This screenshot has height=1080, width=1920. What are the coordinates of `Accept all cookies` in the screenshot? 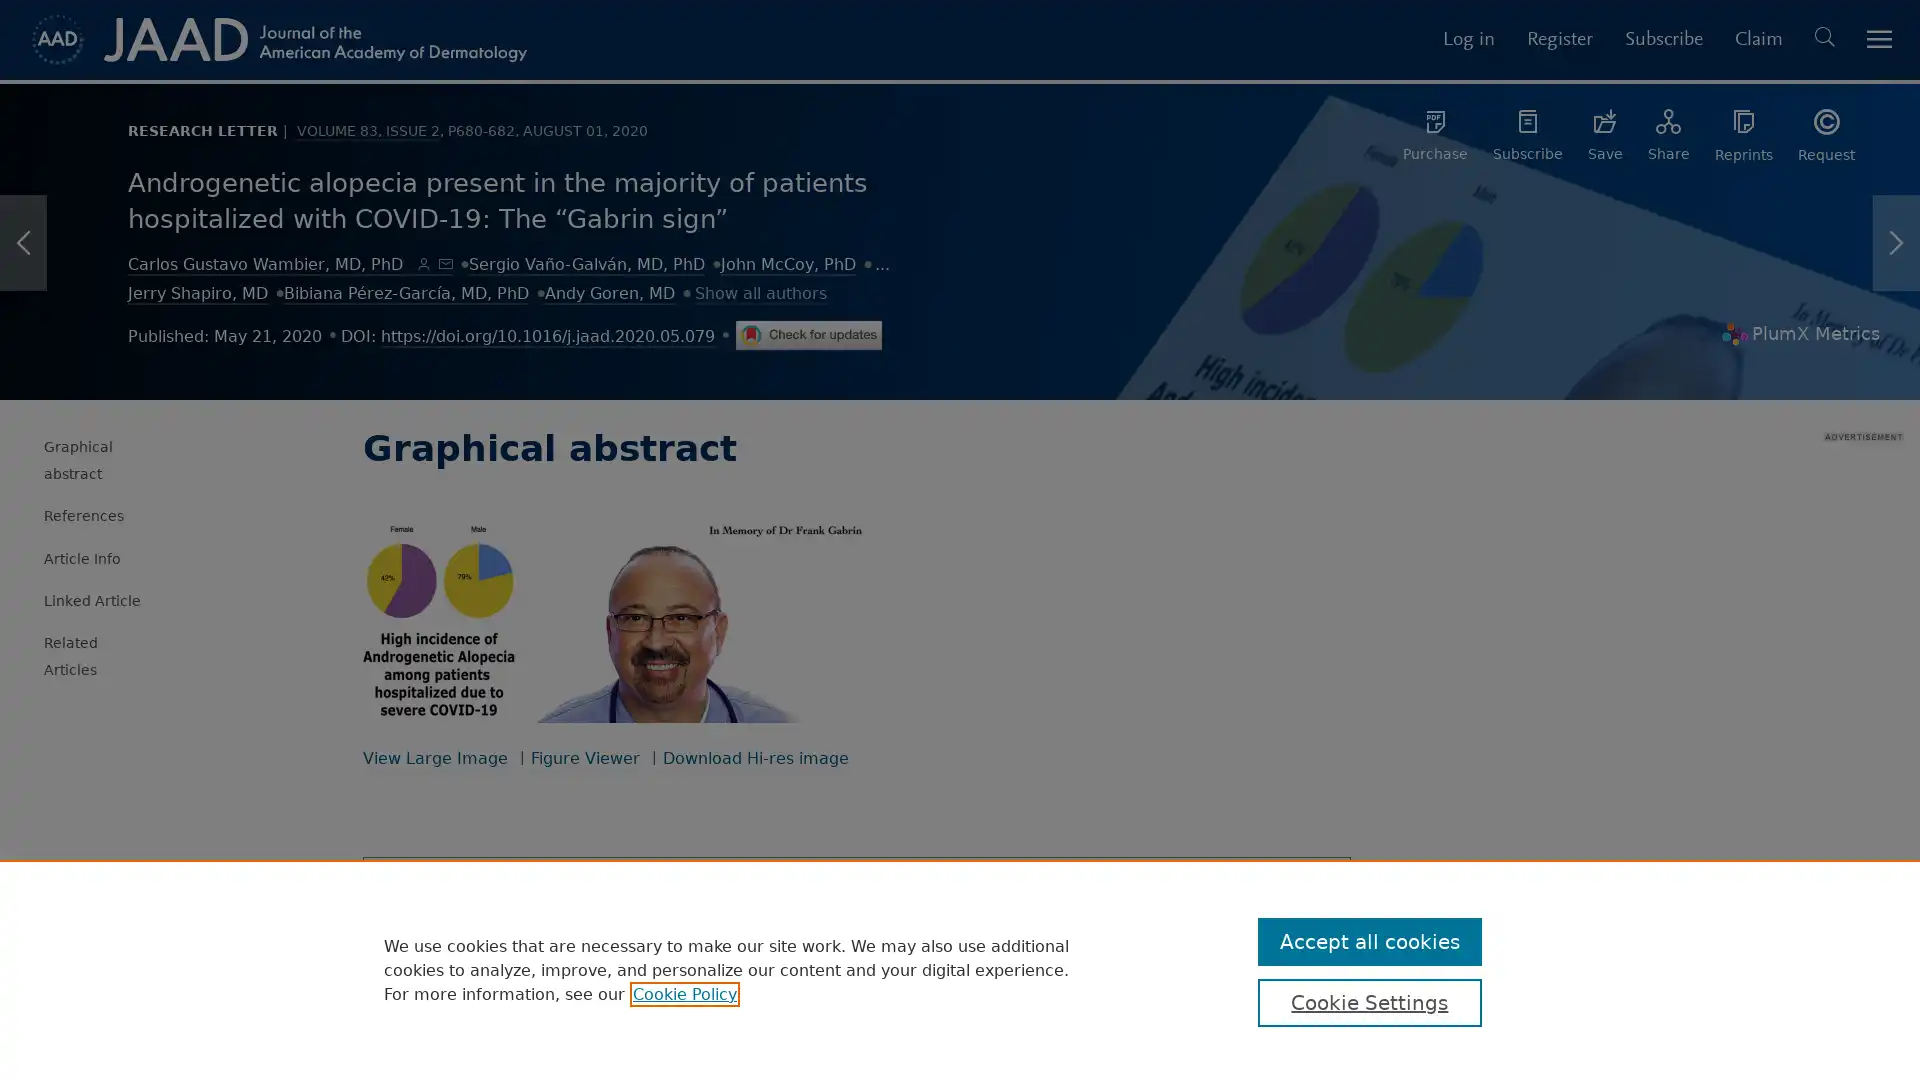 It's located at (1367, 941).